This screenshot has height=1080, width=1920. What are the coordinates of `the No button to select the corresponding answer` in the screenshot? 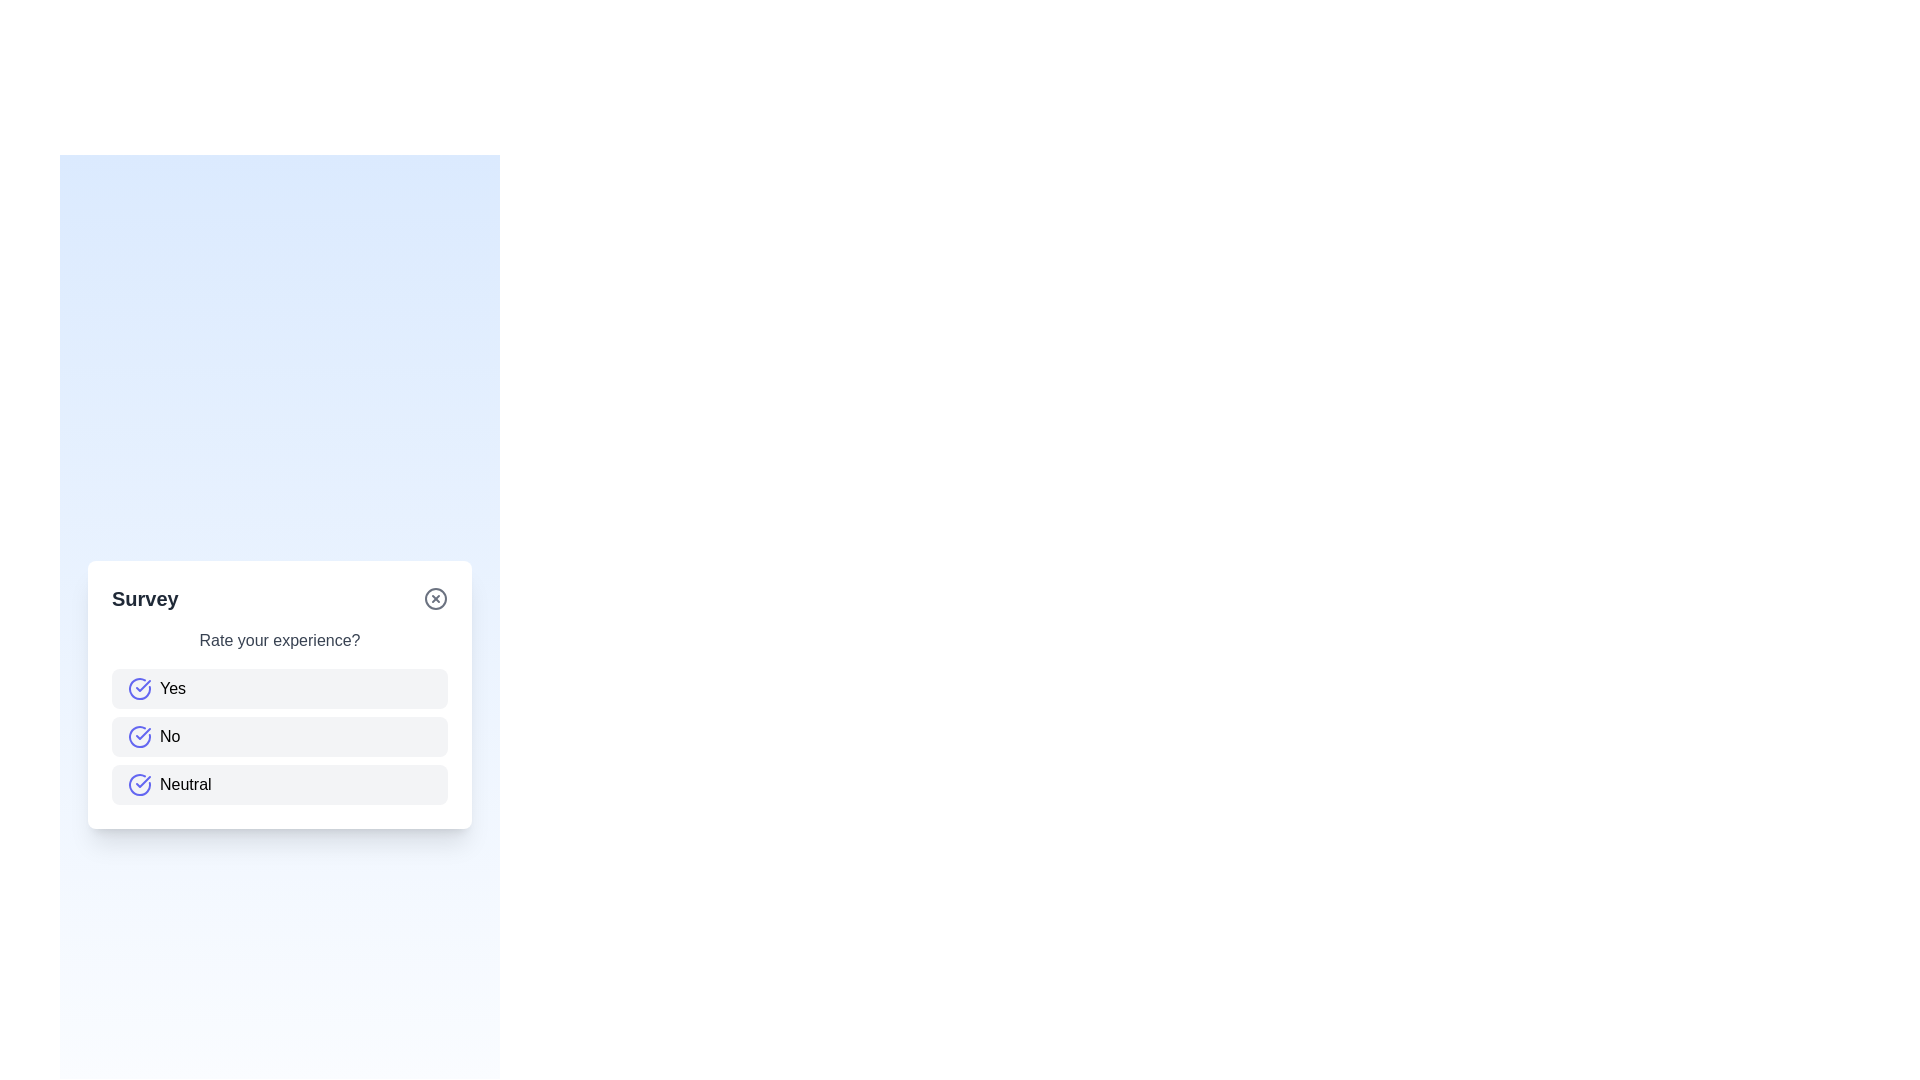 It's located at (278, 736).